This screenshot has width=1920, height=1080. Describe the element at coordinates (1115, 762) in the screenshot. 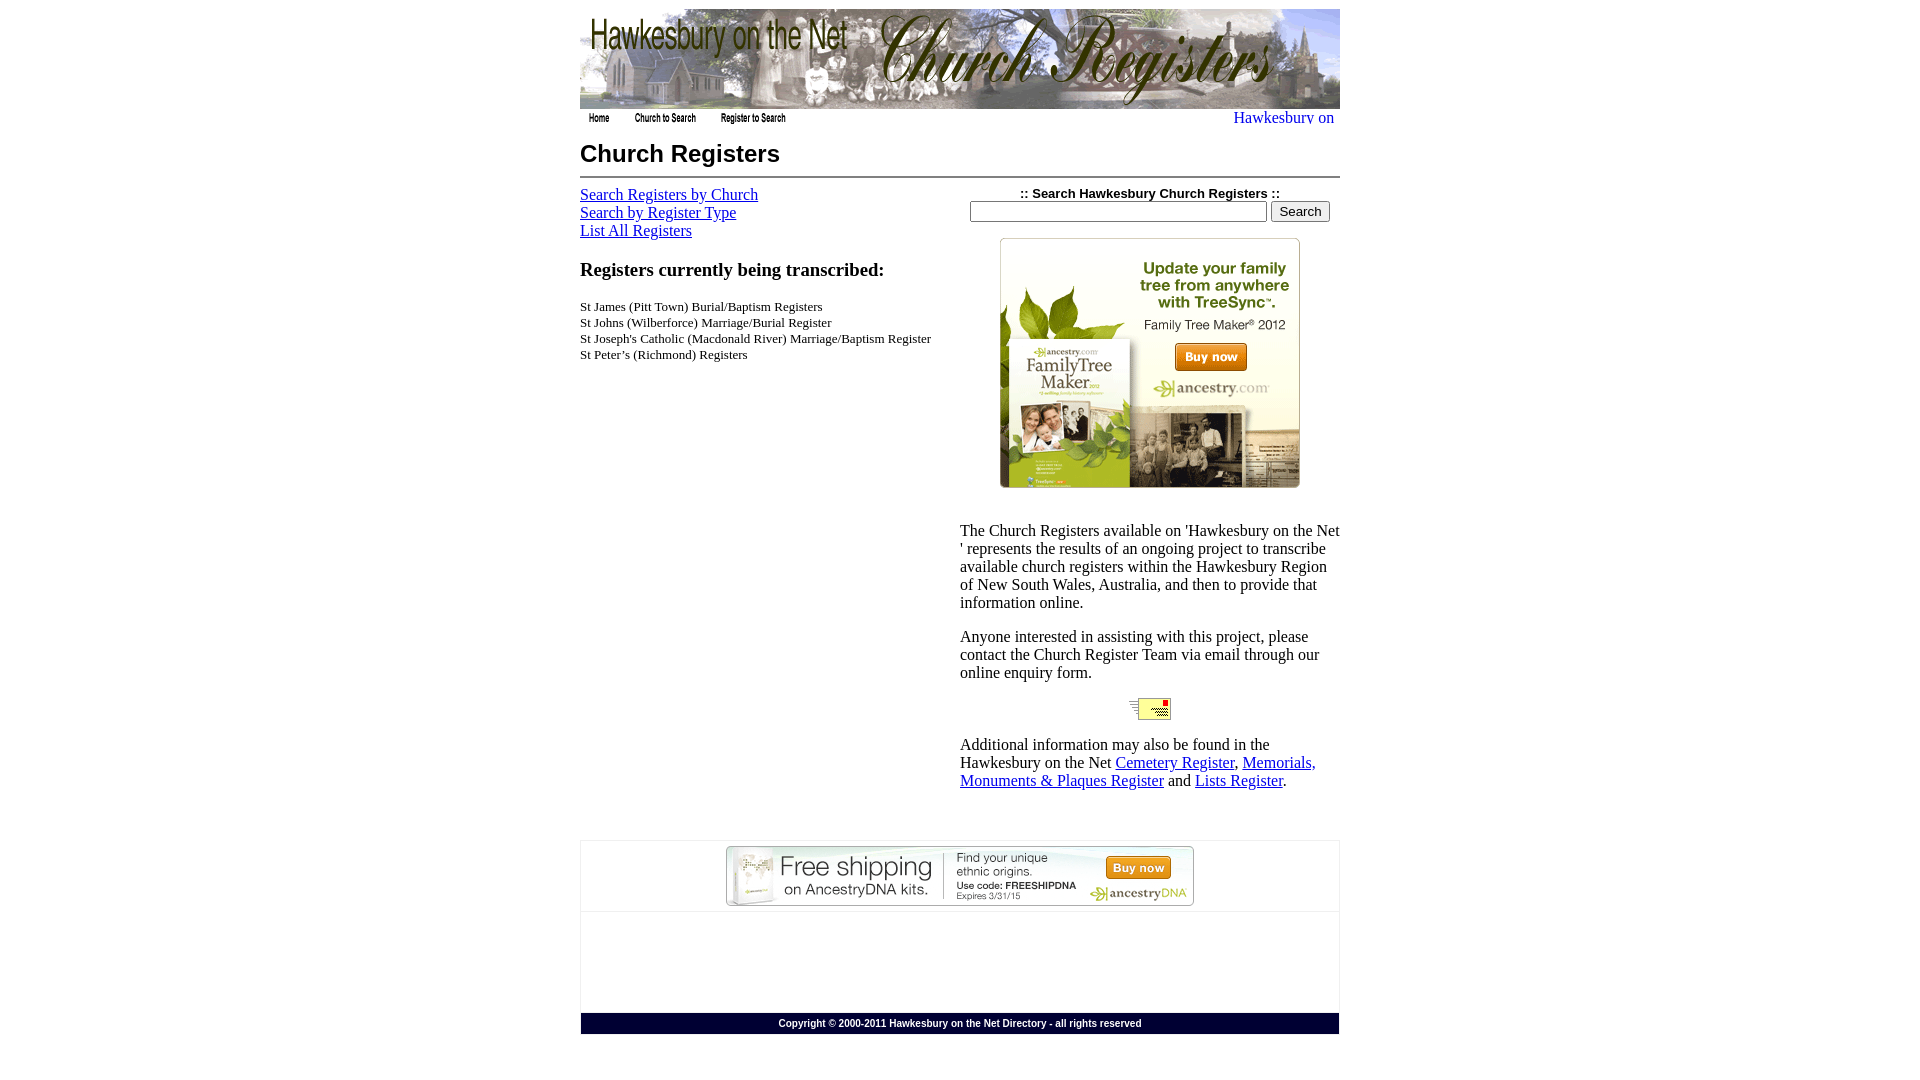

I see `'Cemetery Register'` at that location.